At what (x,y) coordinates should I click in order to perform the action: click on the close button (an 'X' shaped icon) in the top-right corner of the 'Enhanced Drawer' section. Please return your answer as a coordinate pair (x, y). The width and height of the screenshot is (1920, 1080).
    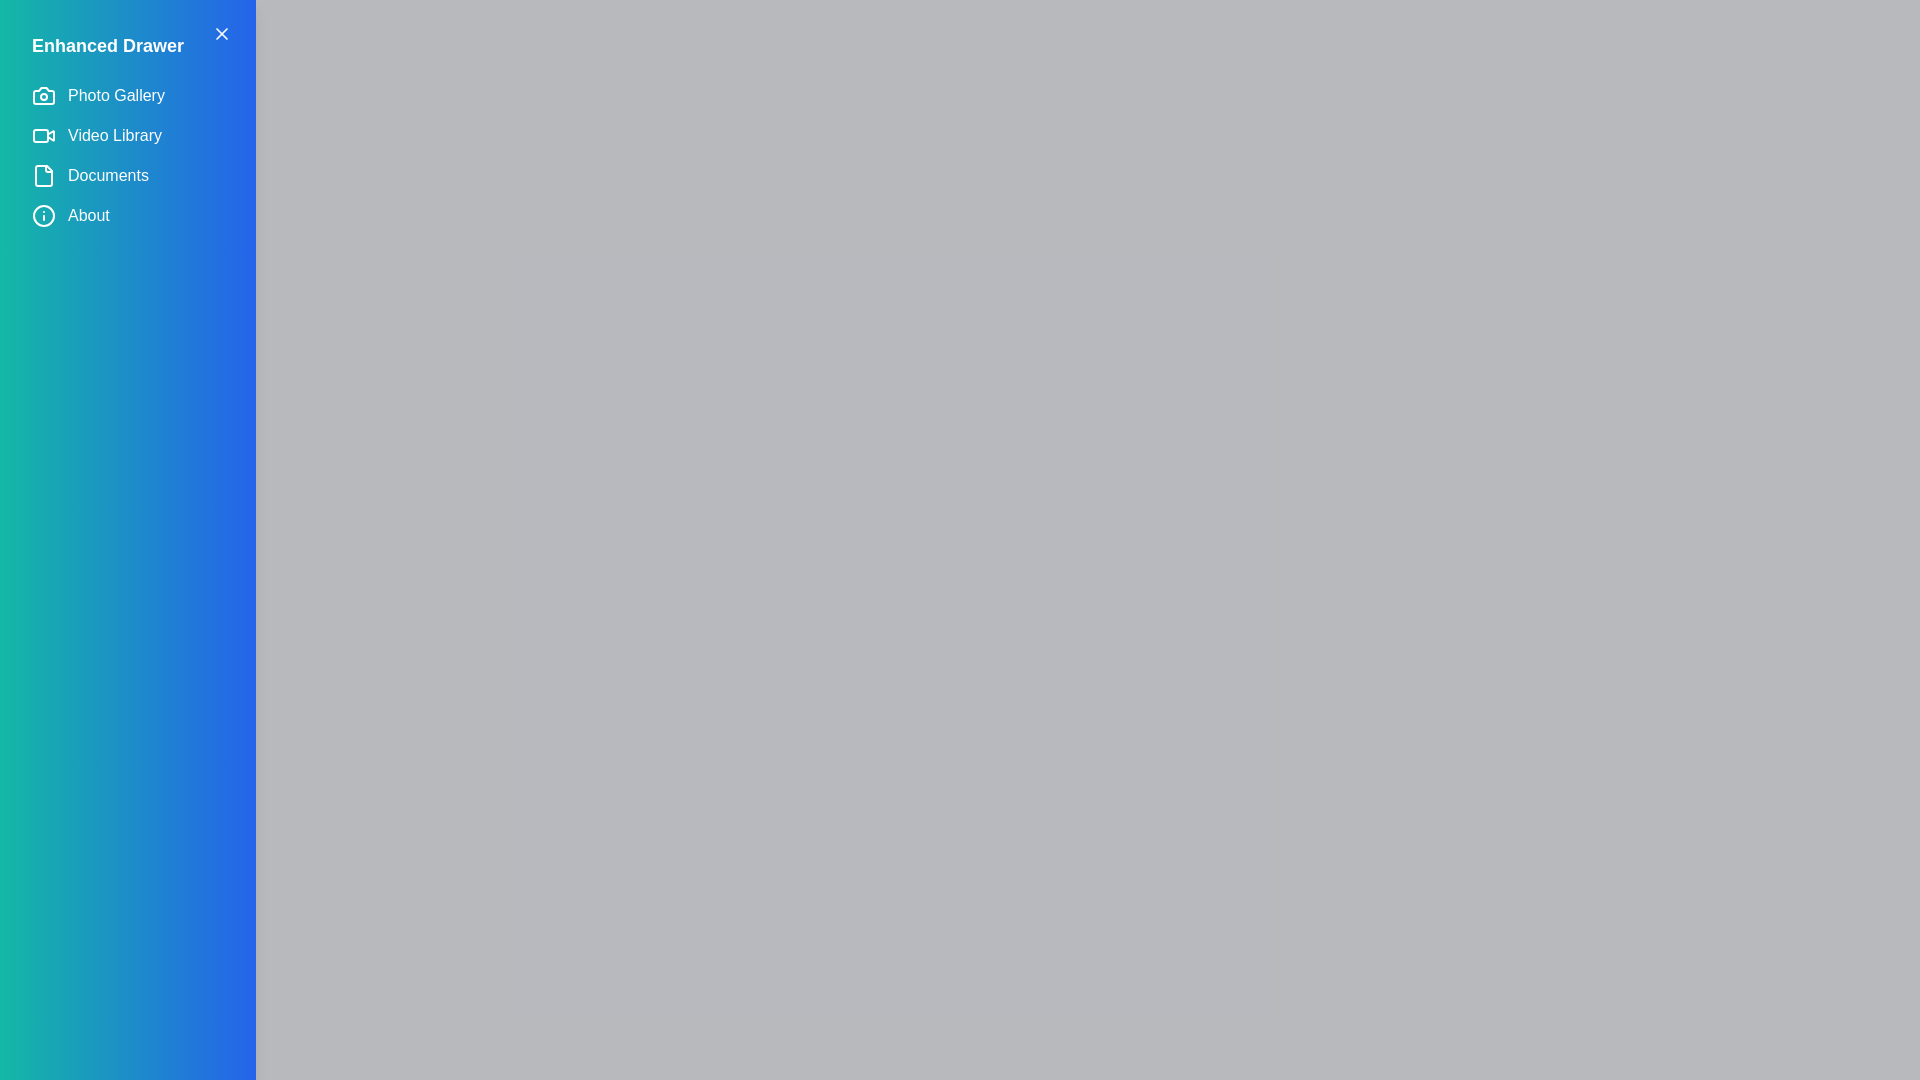
    Looking at the image, I should click on (221, 34).